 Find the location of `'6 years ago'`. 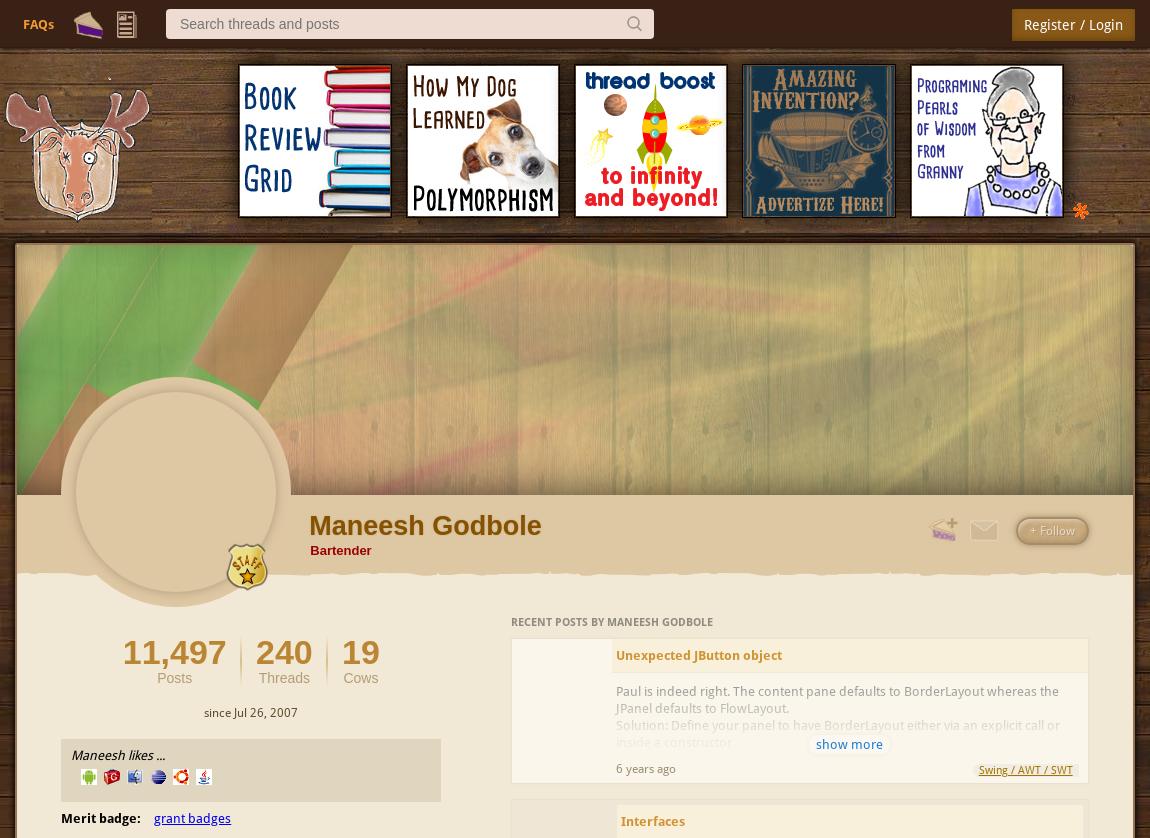

'6 years ago' is located at coordinates (615, 767).